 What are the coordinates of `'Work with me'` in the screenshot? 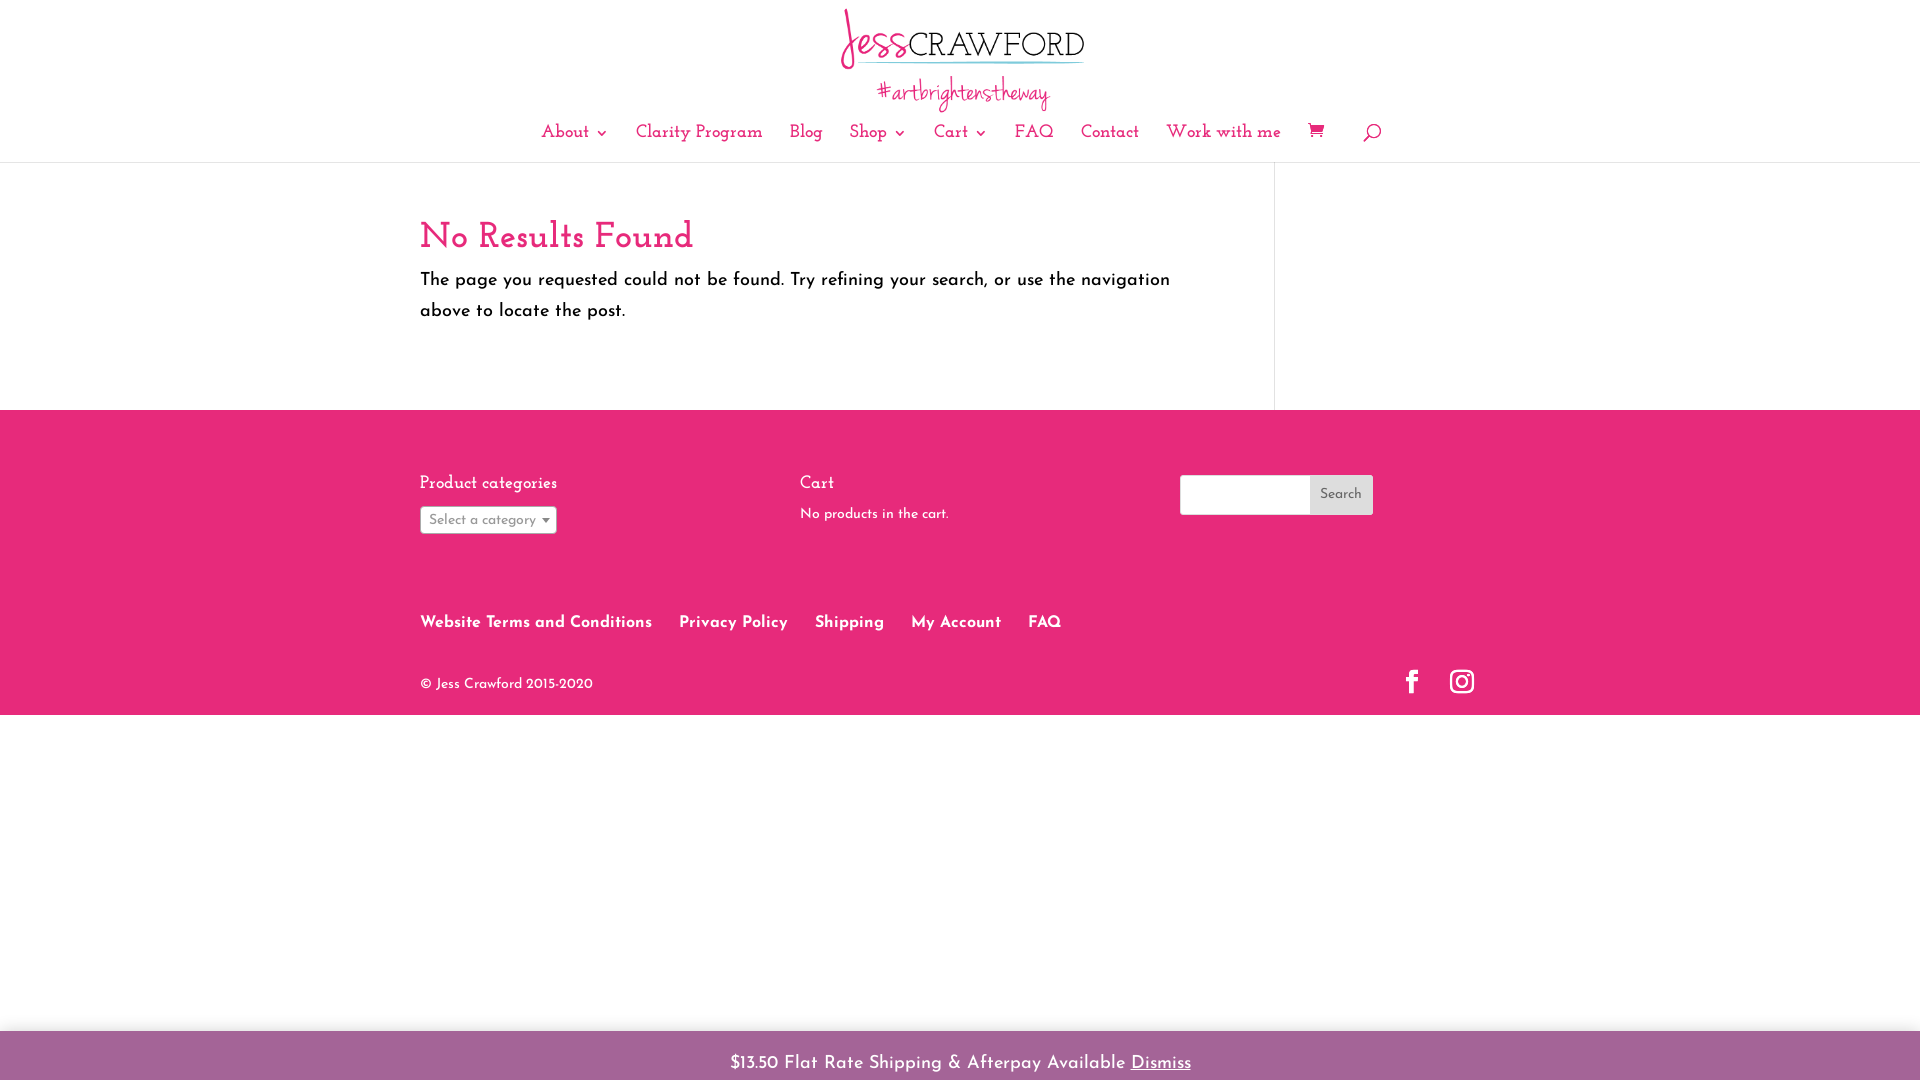 It's located at (1222, 142).